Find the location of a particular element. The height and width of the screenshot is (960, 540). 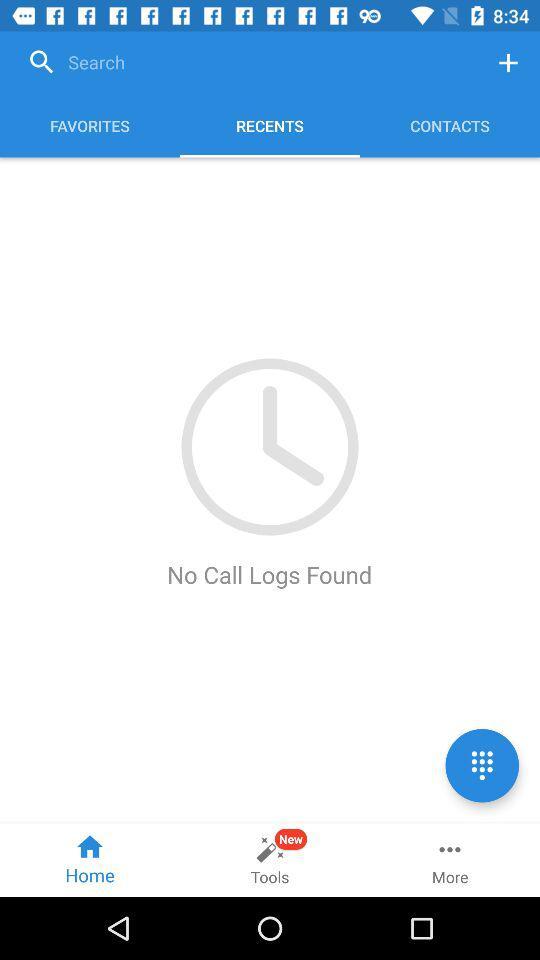

the contacts is located at coordinates (449, 125).